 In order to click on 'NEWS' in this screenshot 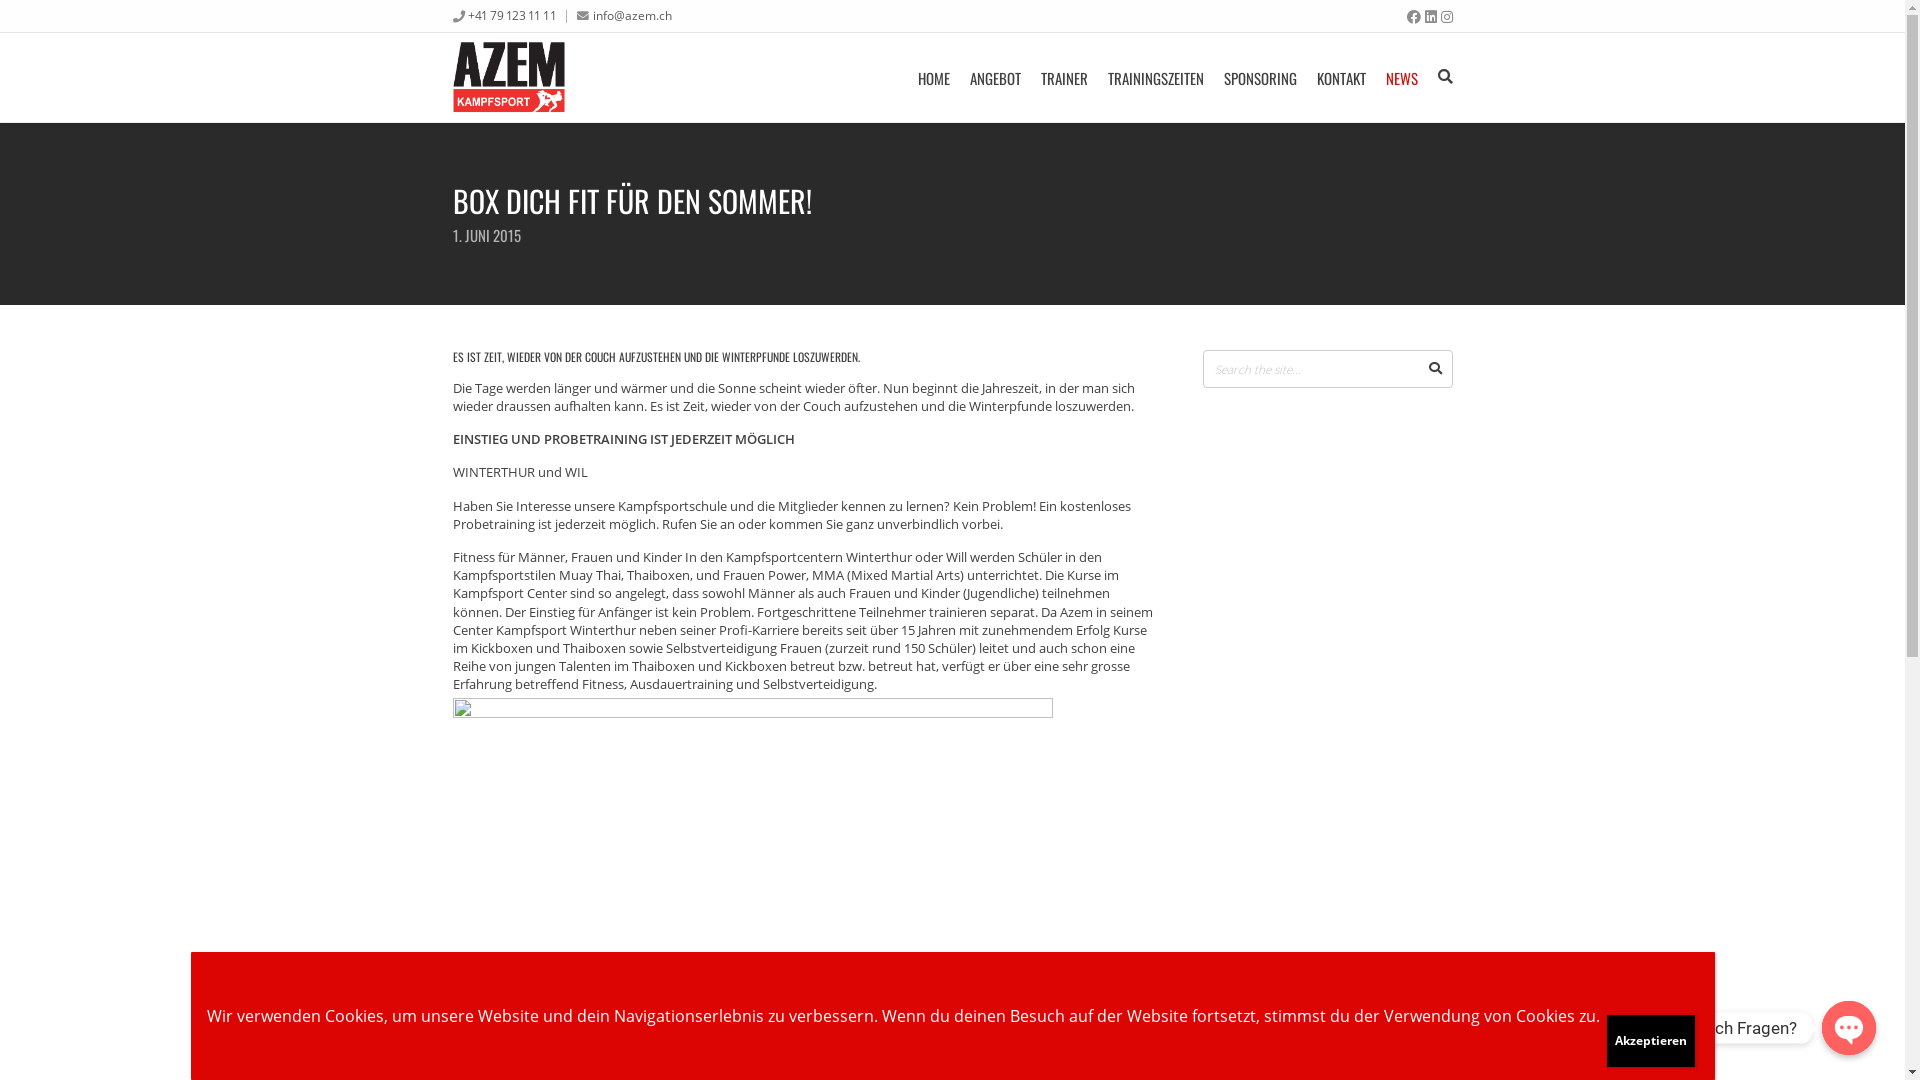, I will do `click(1400, 76)`.